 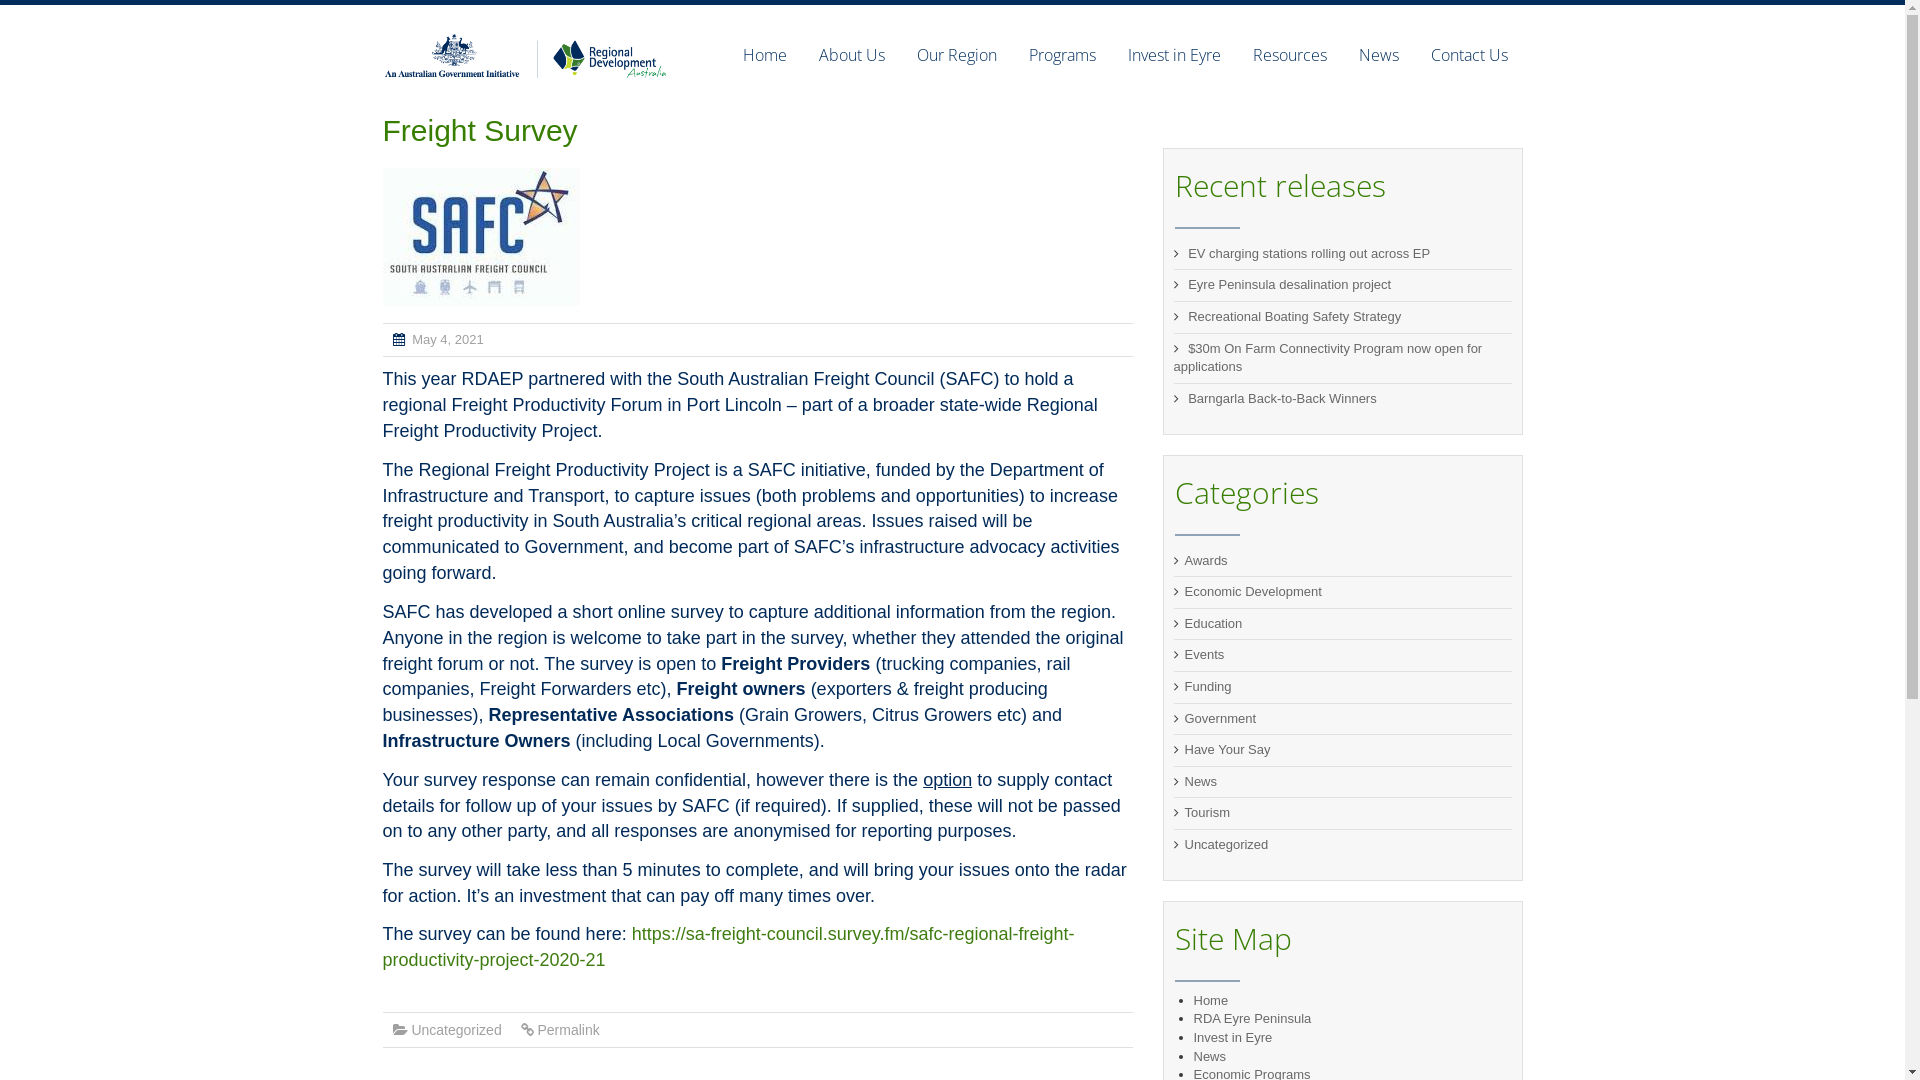 I want to click on 'EV charging stations rolling out across EP', so click(x=1309, y=252).